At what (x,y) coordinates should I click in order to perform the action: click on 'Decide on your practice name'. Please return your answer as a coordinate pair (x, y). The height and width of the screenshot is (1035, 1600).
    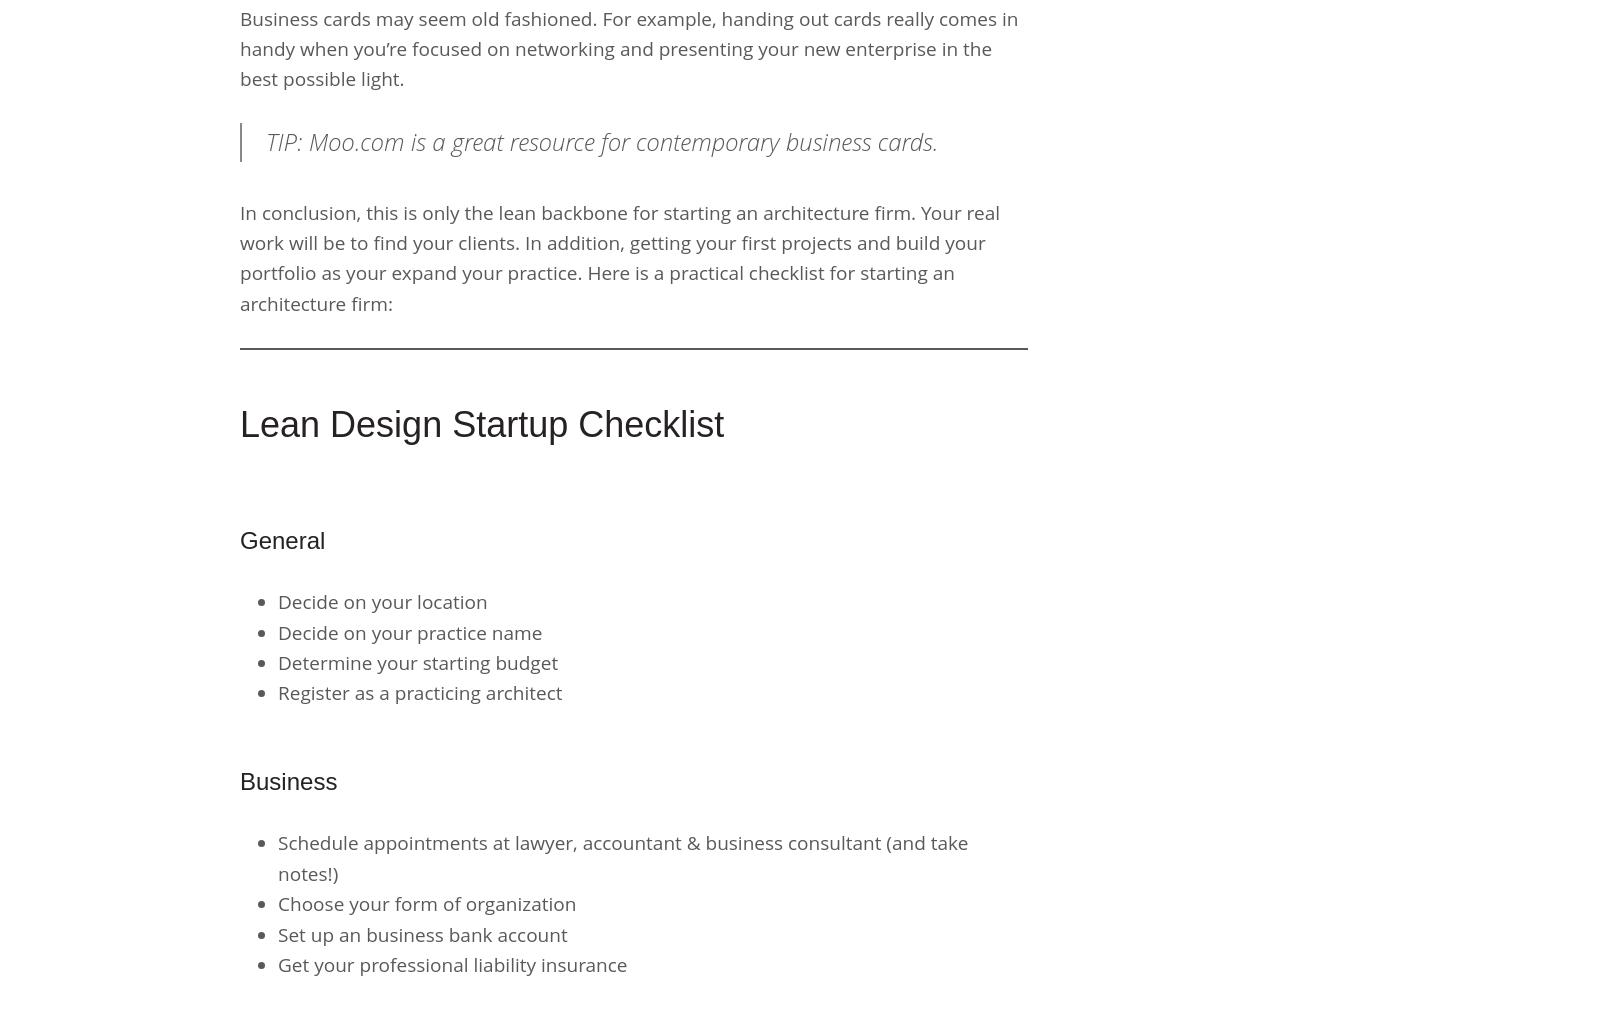
    Looking at the image, I should click on (408, 630).